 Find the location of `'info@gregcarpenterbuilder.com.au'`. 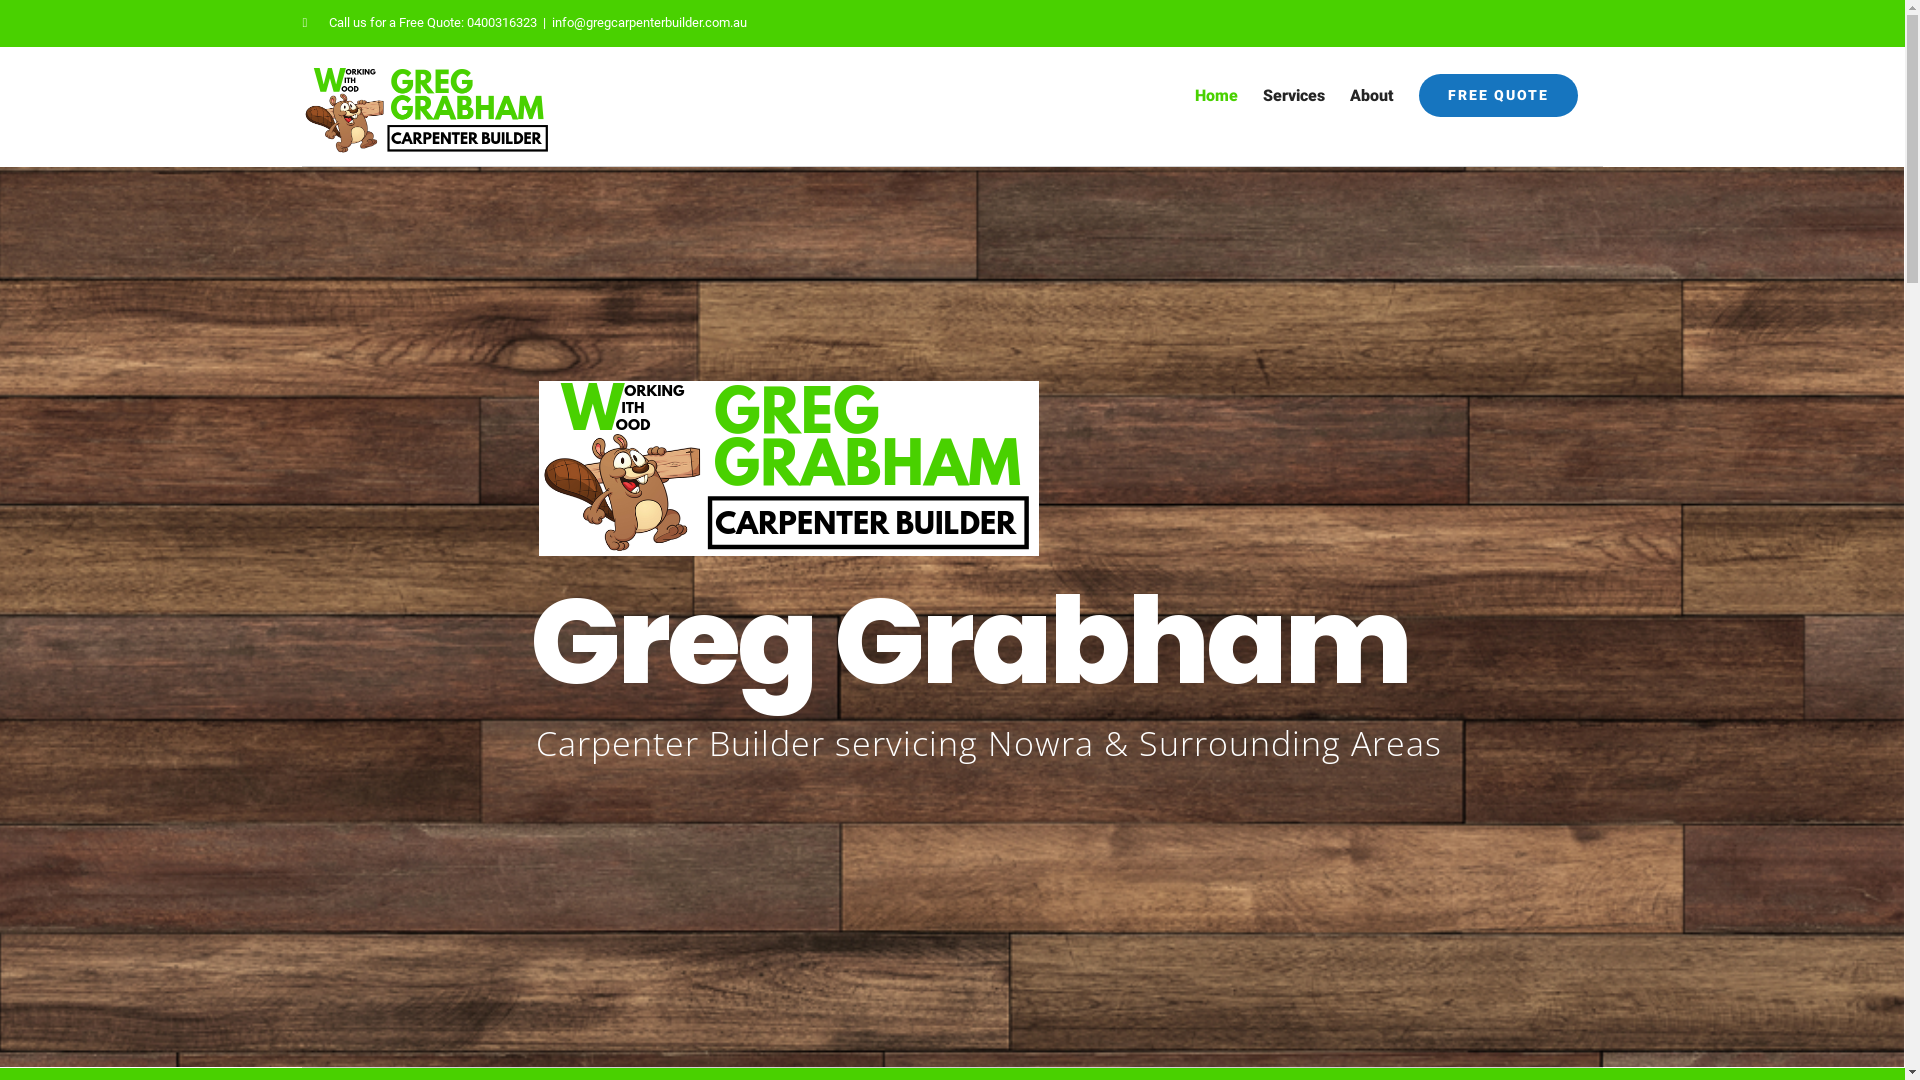

'info@gregcarpenterbuilder.com.au' is located at coordinates (649, 22).